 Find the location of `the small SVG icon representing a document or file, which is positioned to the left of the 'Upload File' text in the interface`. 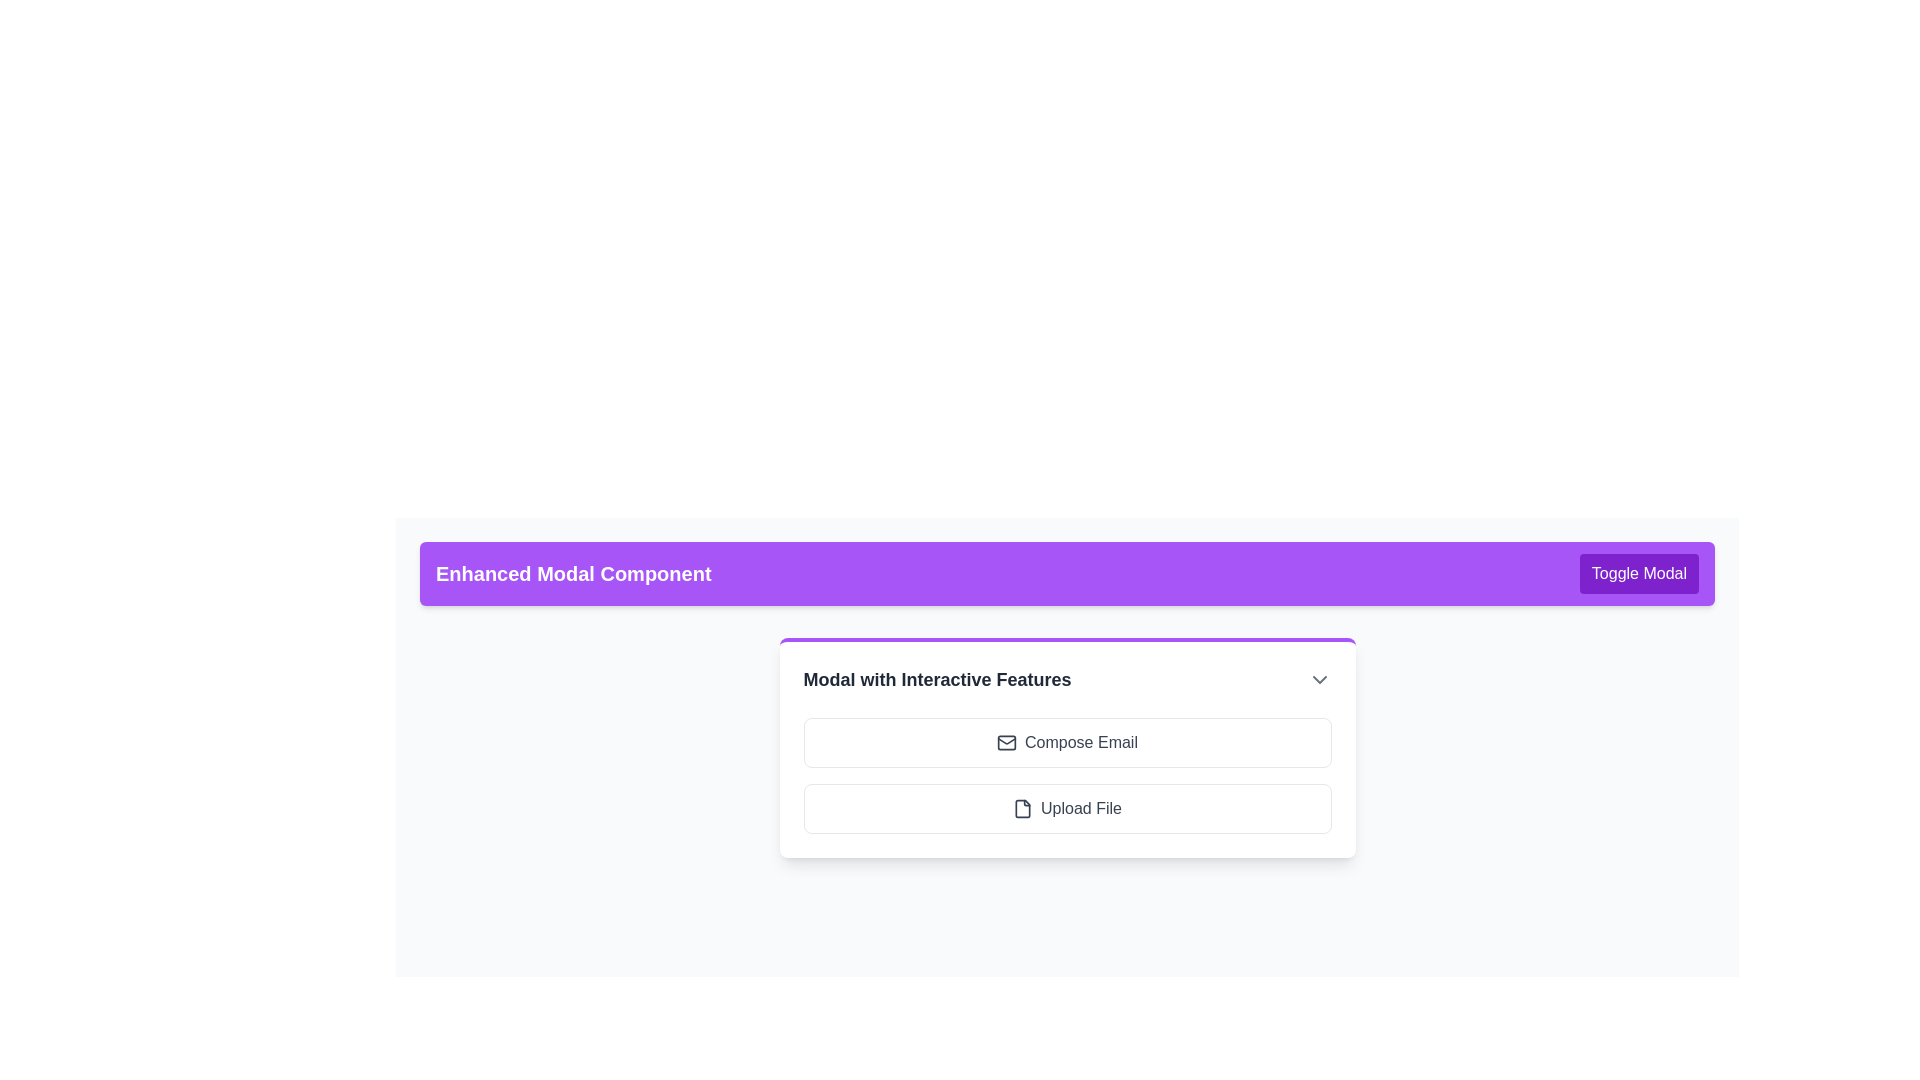

the small SVG icon representing a document or file, which is positioned to the left of the 'Upload File' text in the interface is located at coordinates (1022, 808).